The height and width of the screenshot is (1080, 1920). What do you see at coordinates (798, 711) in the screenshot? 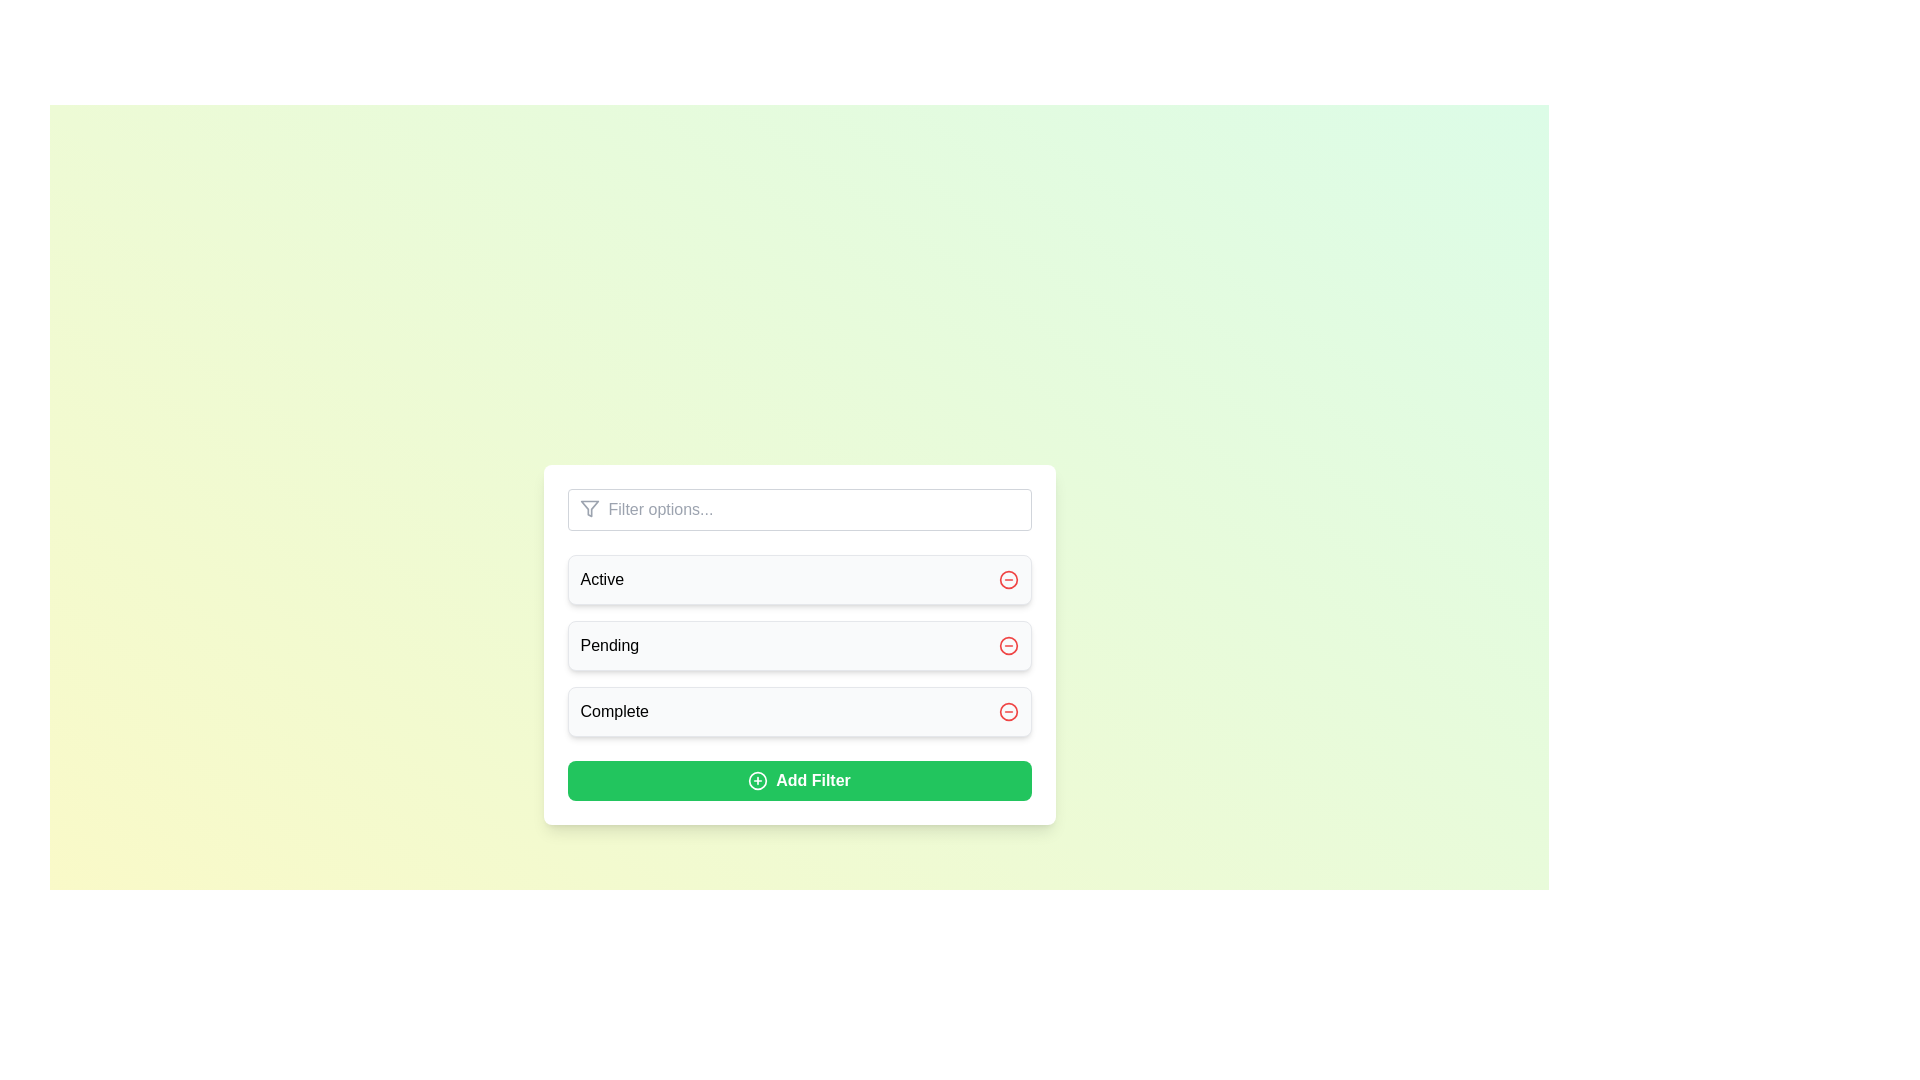
I see `the list item labeled 'Complete' which has a red circular icon with a minus sign on the right` at bounding box center [798, 711].